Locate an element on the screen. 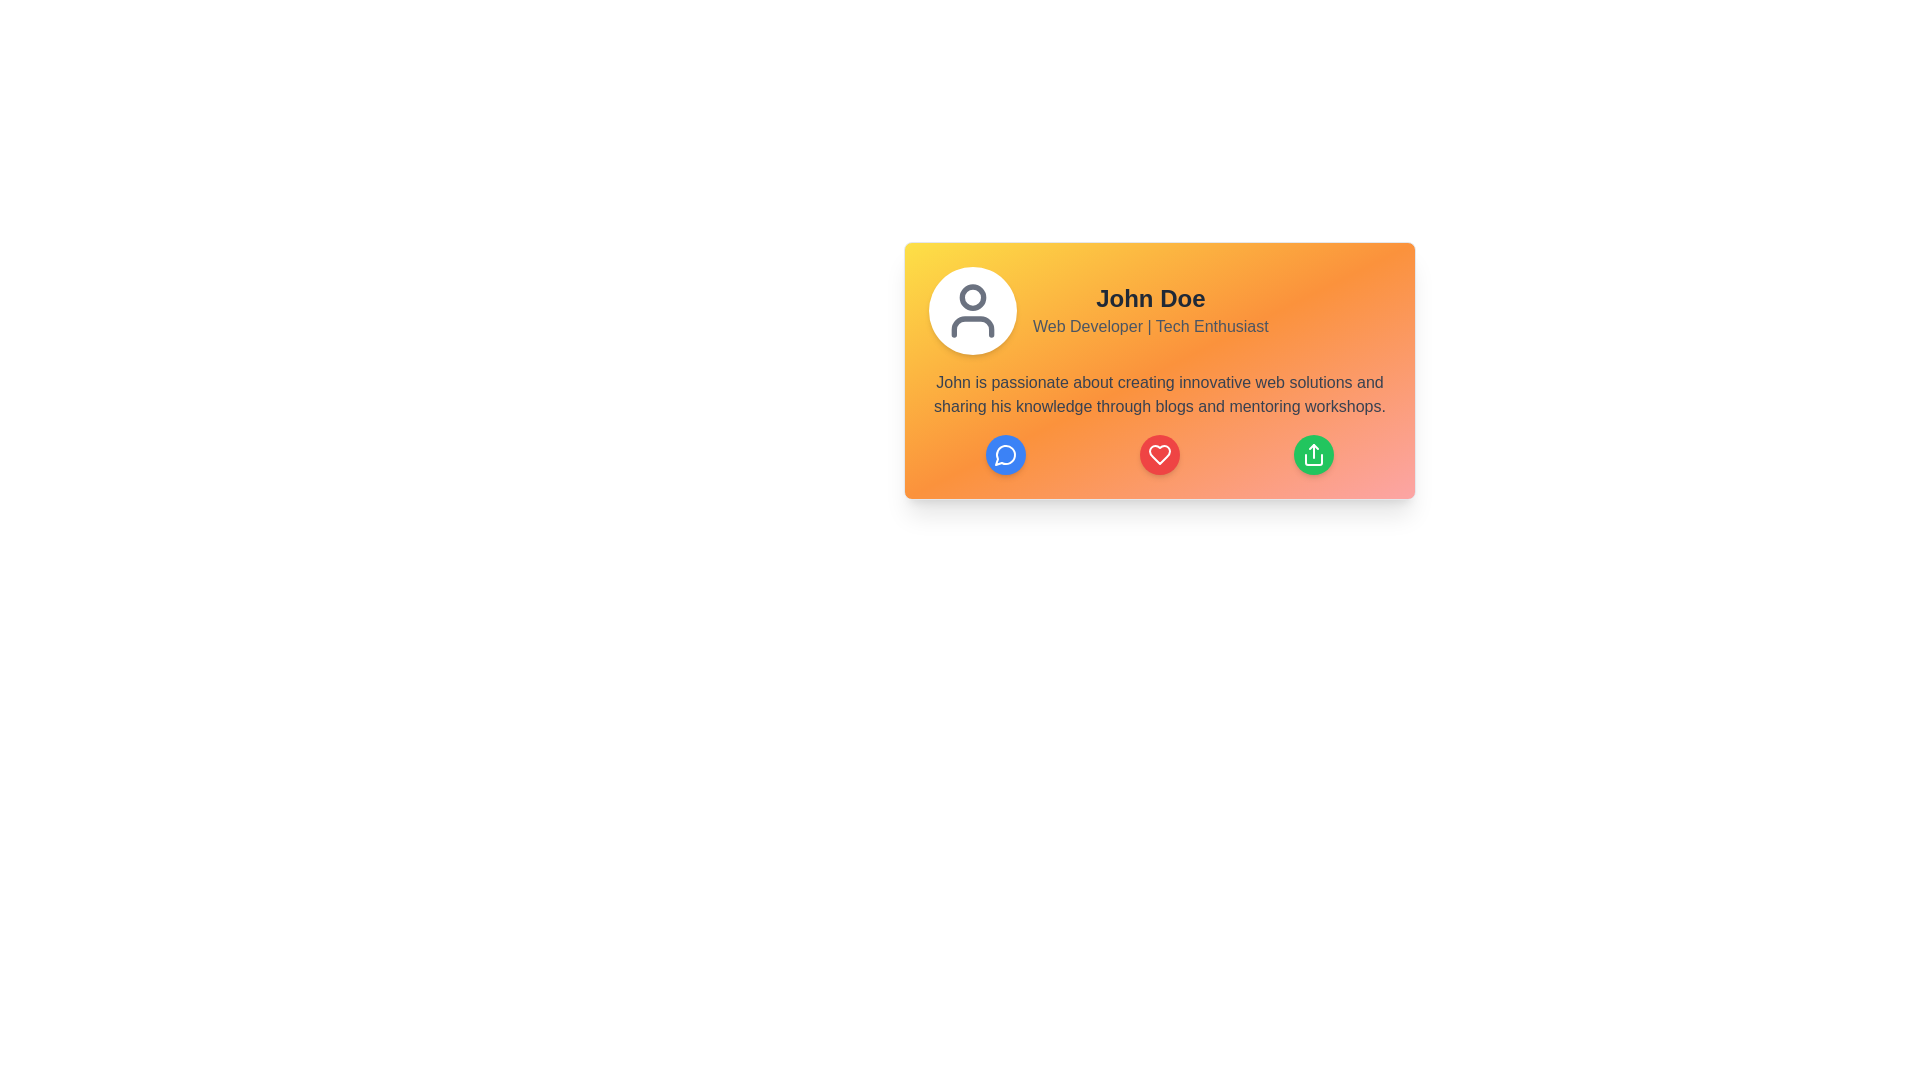  the circular red button with a white heart-shaped icon located in the middle row of buttons on the card interface for tooltip or effect is located at coordinates (1160, 455).